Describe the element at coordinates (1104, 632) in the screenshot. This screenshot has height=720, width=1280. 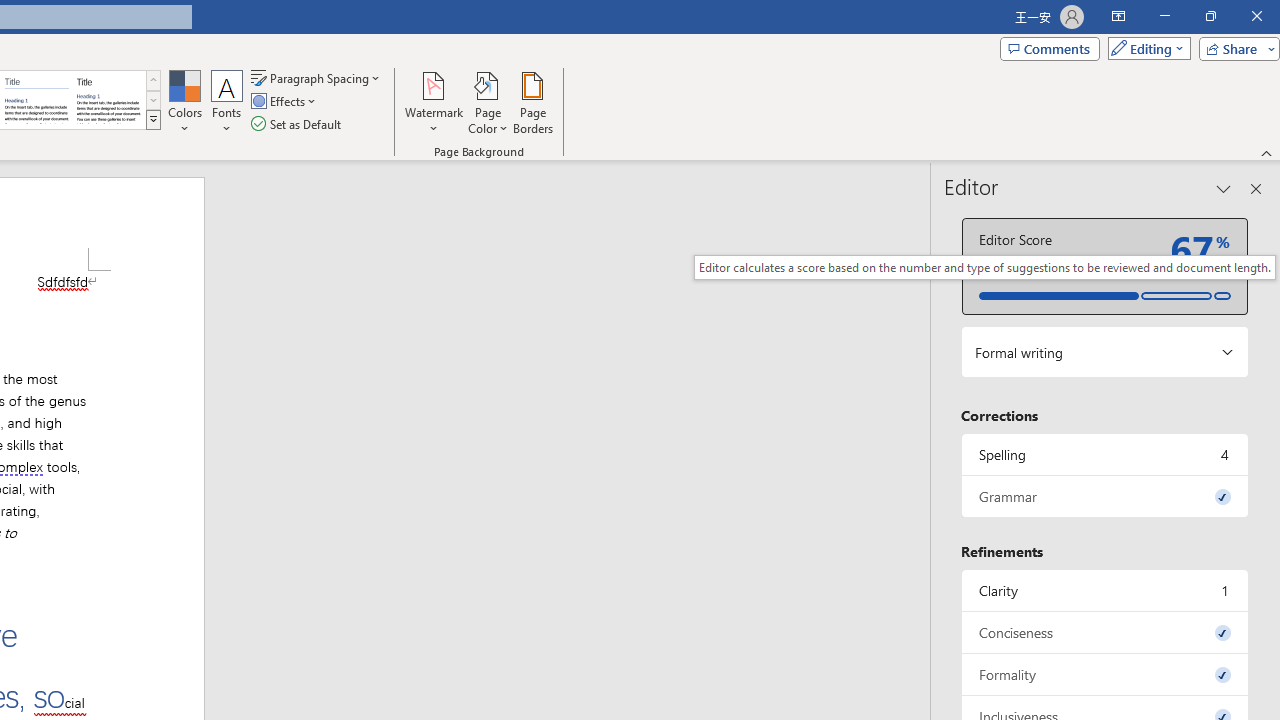
I see `'Conciseness, 0 issues. Press space or enter to review items.'` at that location.